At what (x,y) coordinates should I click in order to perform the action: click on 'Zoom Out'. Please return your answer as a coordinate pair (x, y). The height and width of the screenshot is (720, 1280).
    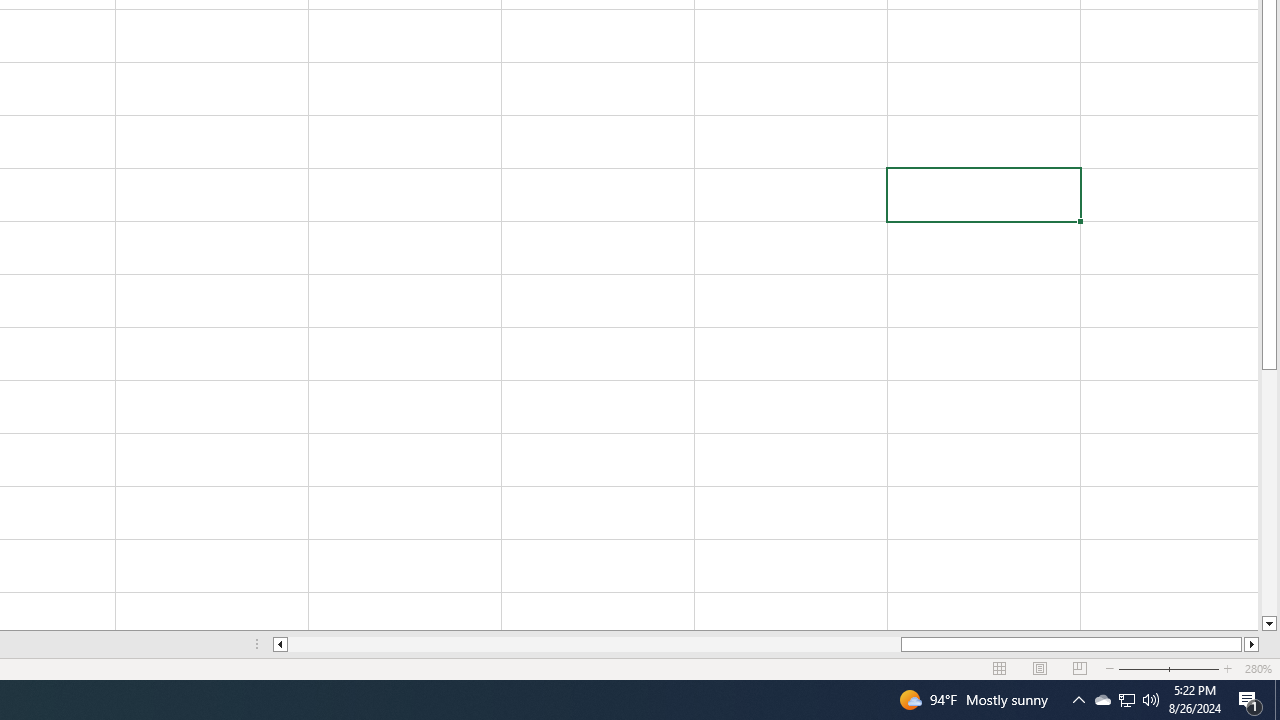
    Looking at the image, I should click on (1157, 669).